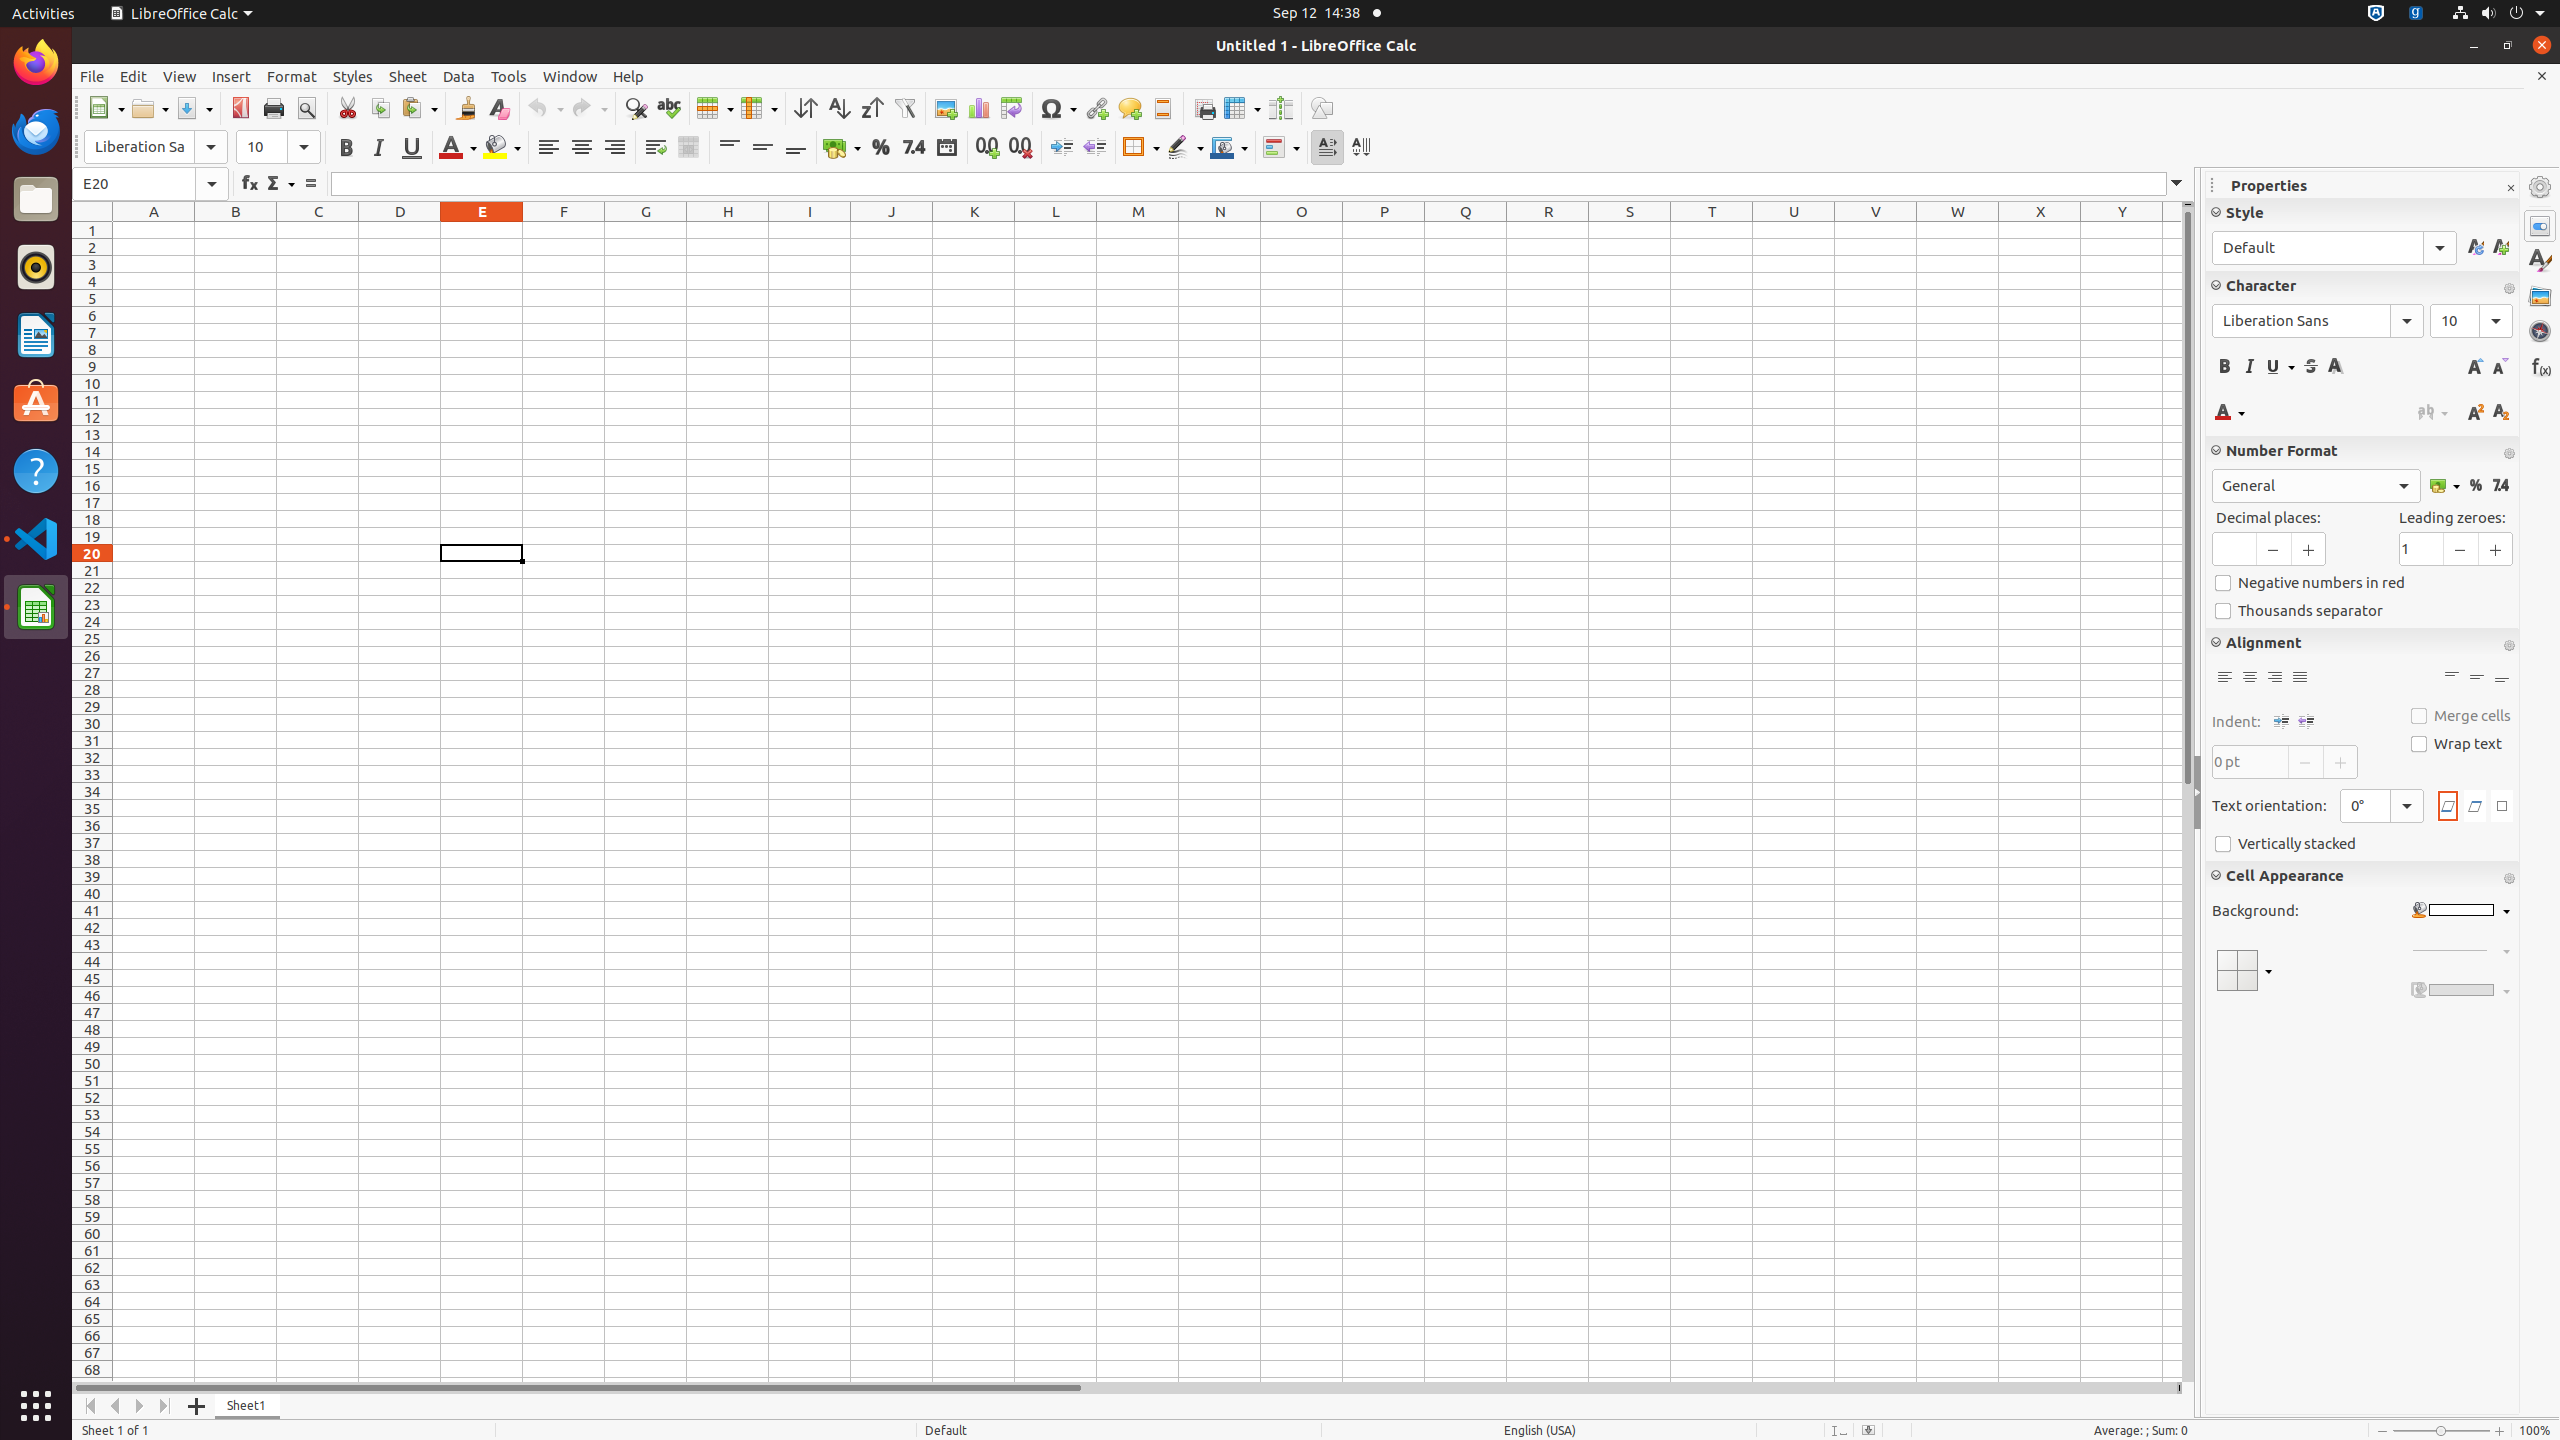 Image resolution: width=2560 pixels, height=1440 pixels. I want to click on 'Symbol', so click(1057, 107).